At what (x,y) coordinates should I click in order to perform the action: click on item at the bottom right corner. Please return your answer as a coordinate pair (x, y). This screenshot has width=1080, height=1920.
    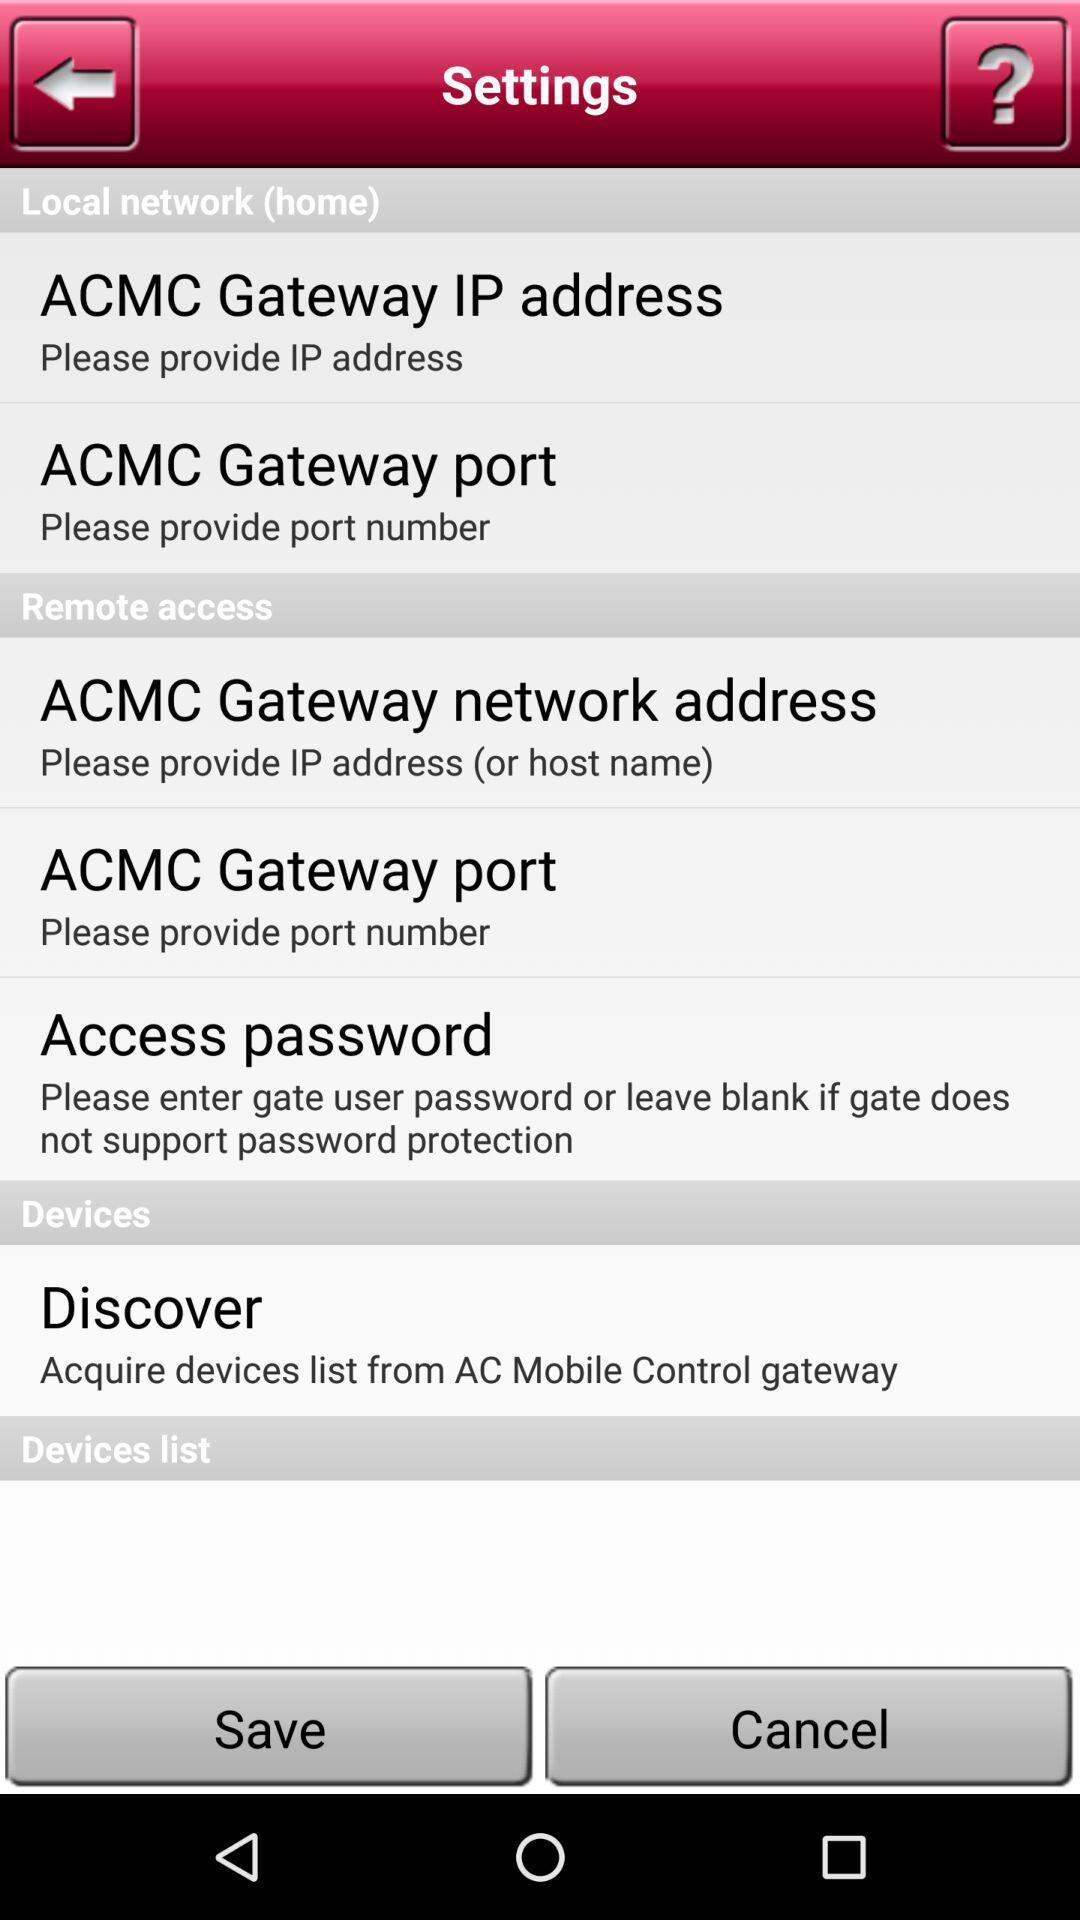
    Looking at the image, I should click on (810, 1726).